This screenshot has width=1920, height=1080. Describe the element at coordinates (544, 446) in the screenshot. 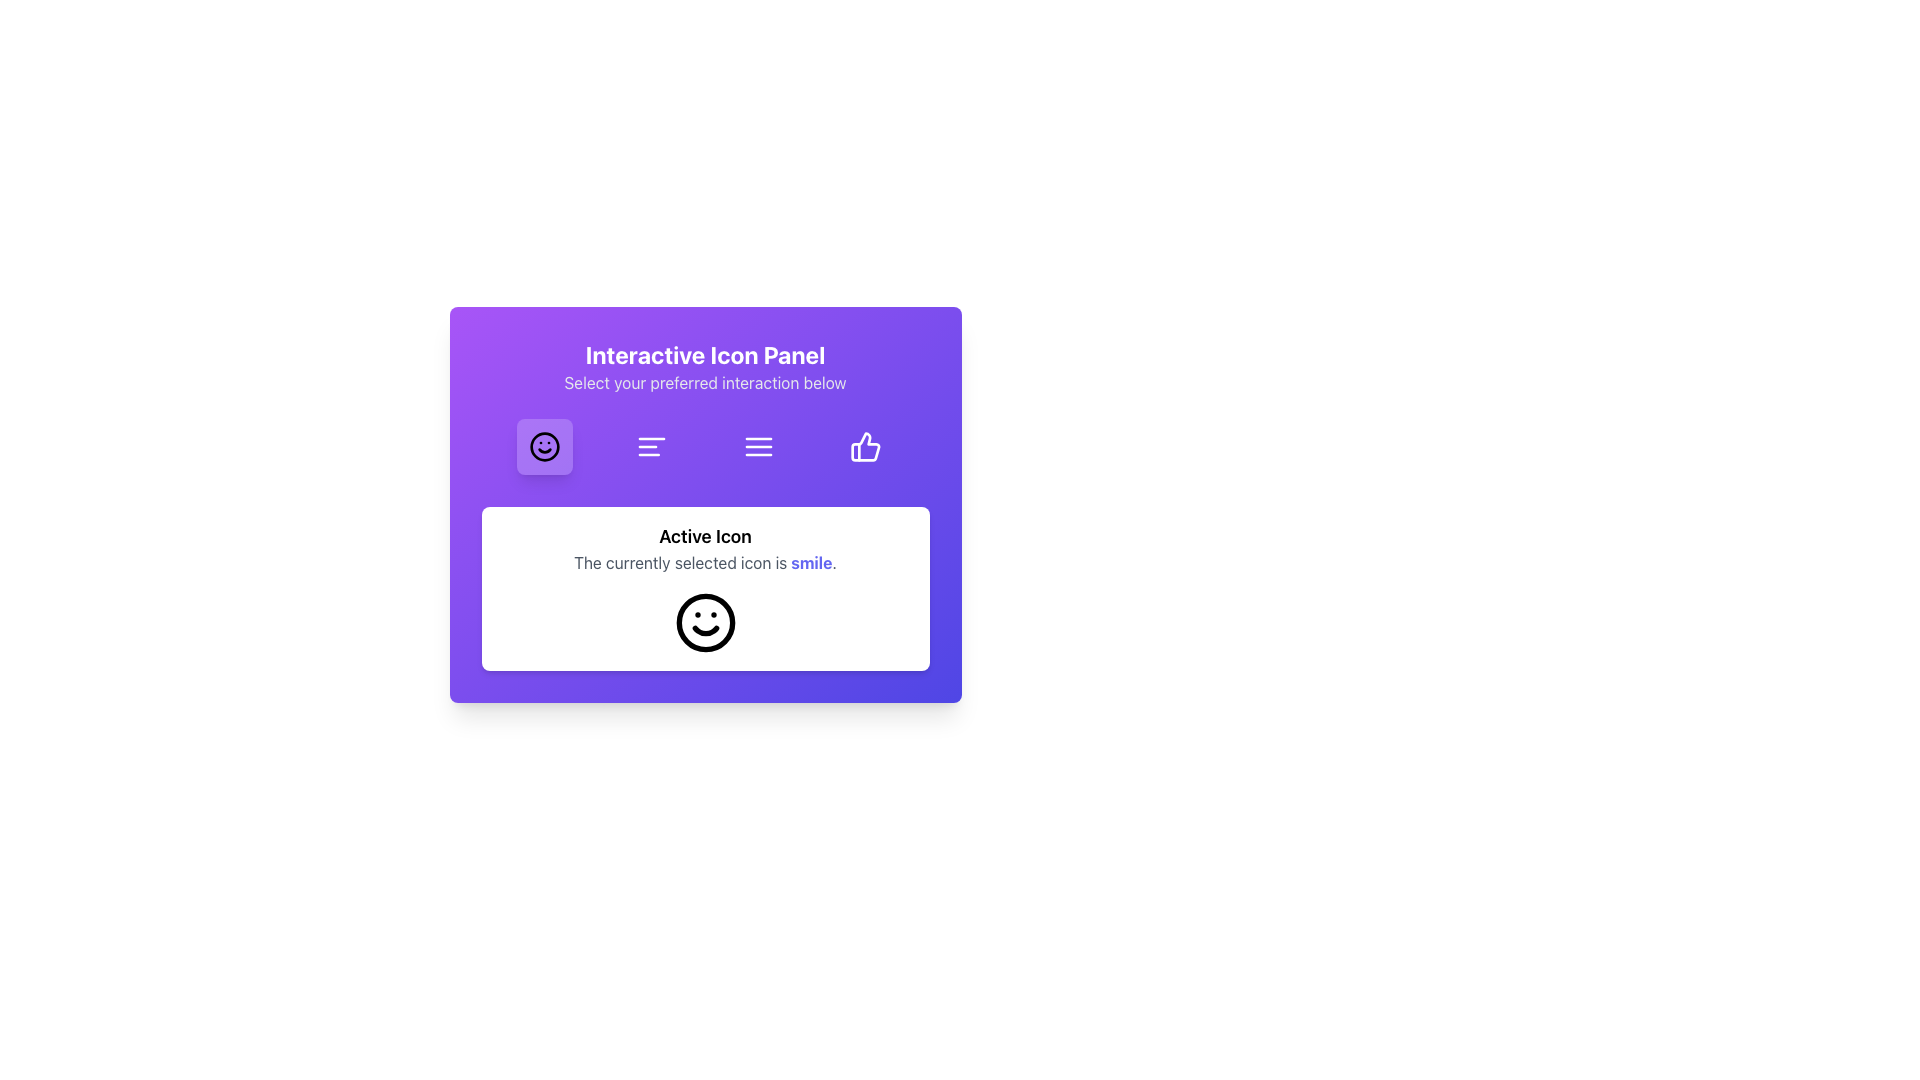

I see `the leftmost rounded button displaying a smiley face icon` at that location.